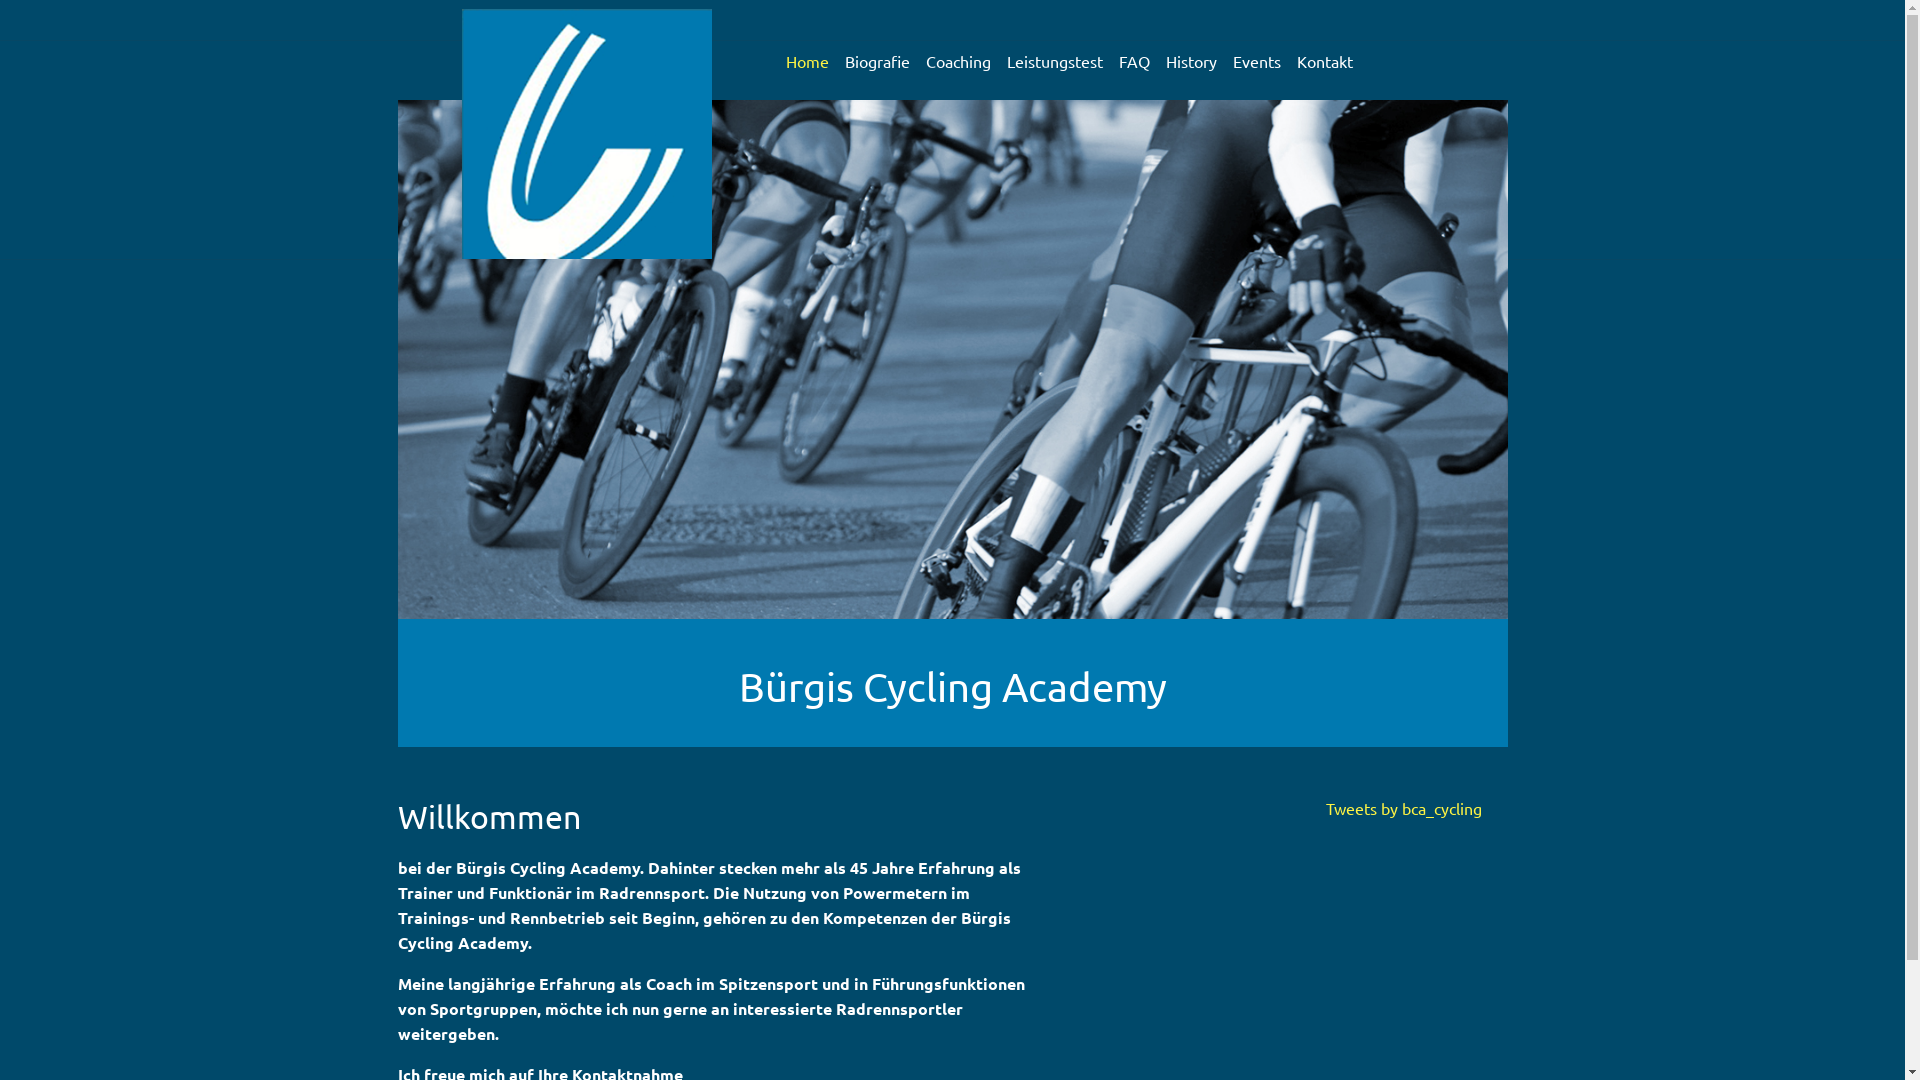 This screenshot has width=1920, height=1080. What do you see at coordinates (1402, 806) in the screenshot?
I see `'Tweets by bca_cycling'` at bounding box center [1402, 806].